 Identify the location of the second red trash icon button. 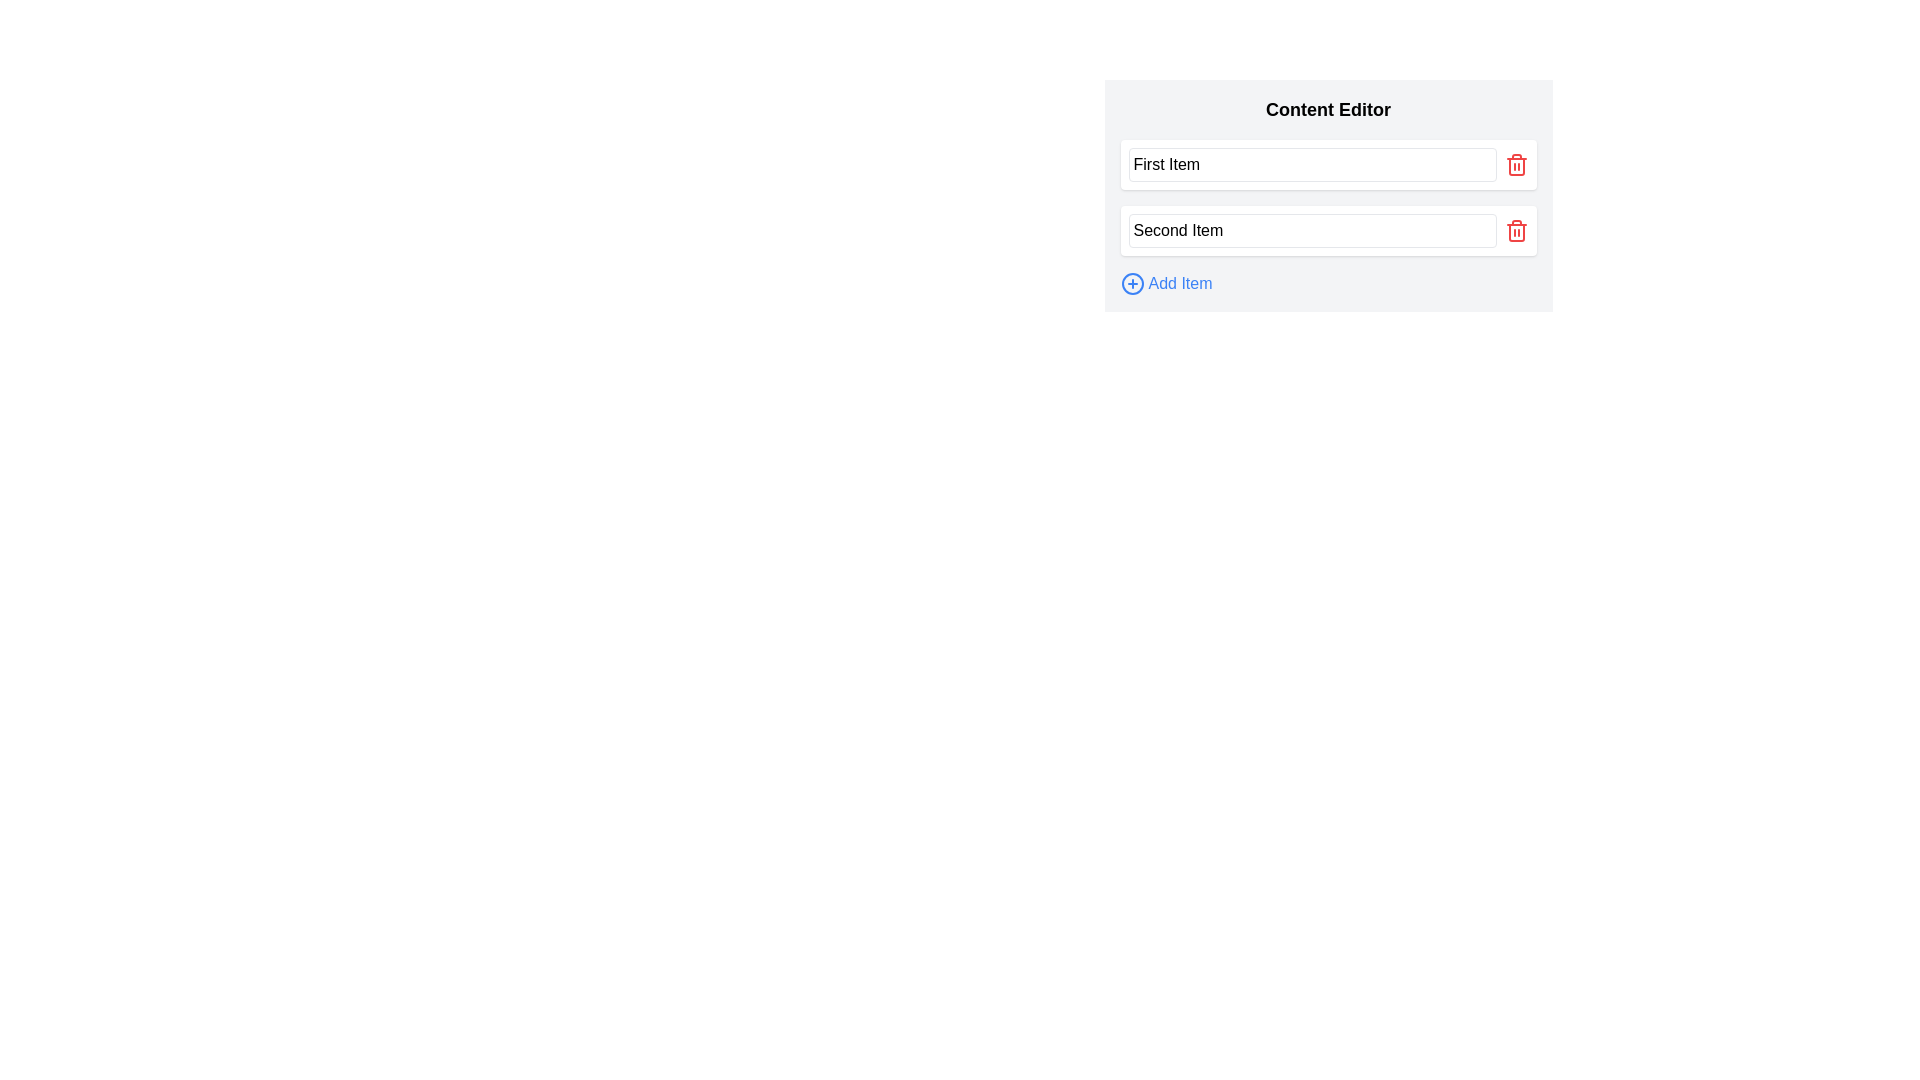
(1516, 230).